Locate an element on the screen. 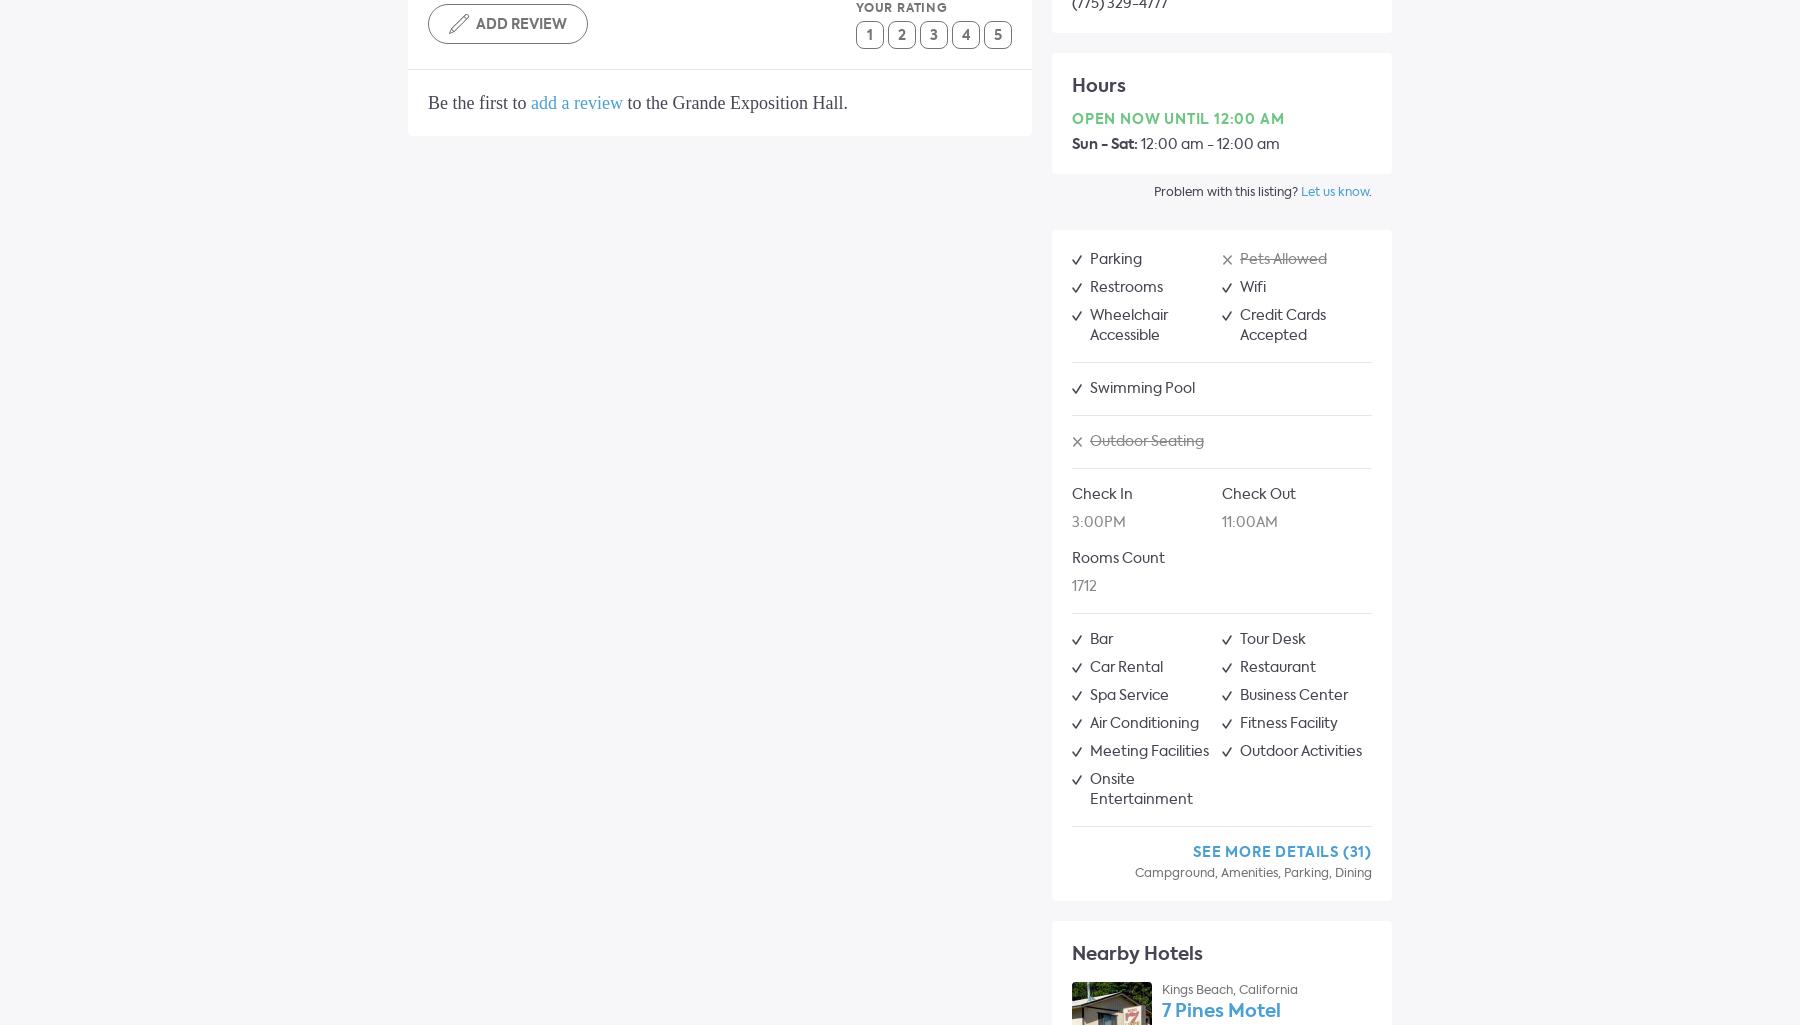  'Sun - Sat:' is located at coordinates (1105, 143).